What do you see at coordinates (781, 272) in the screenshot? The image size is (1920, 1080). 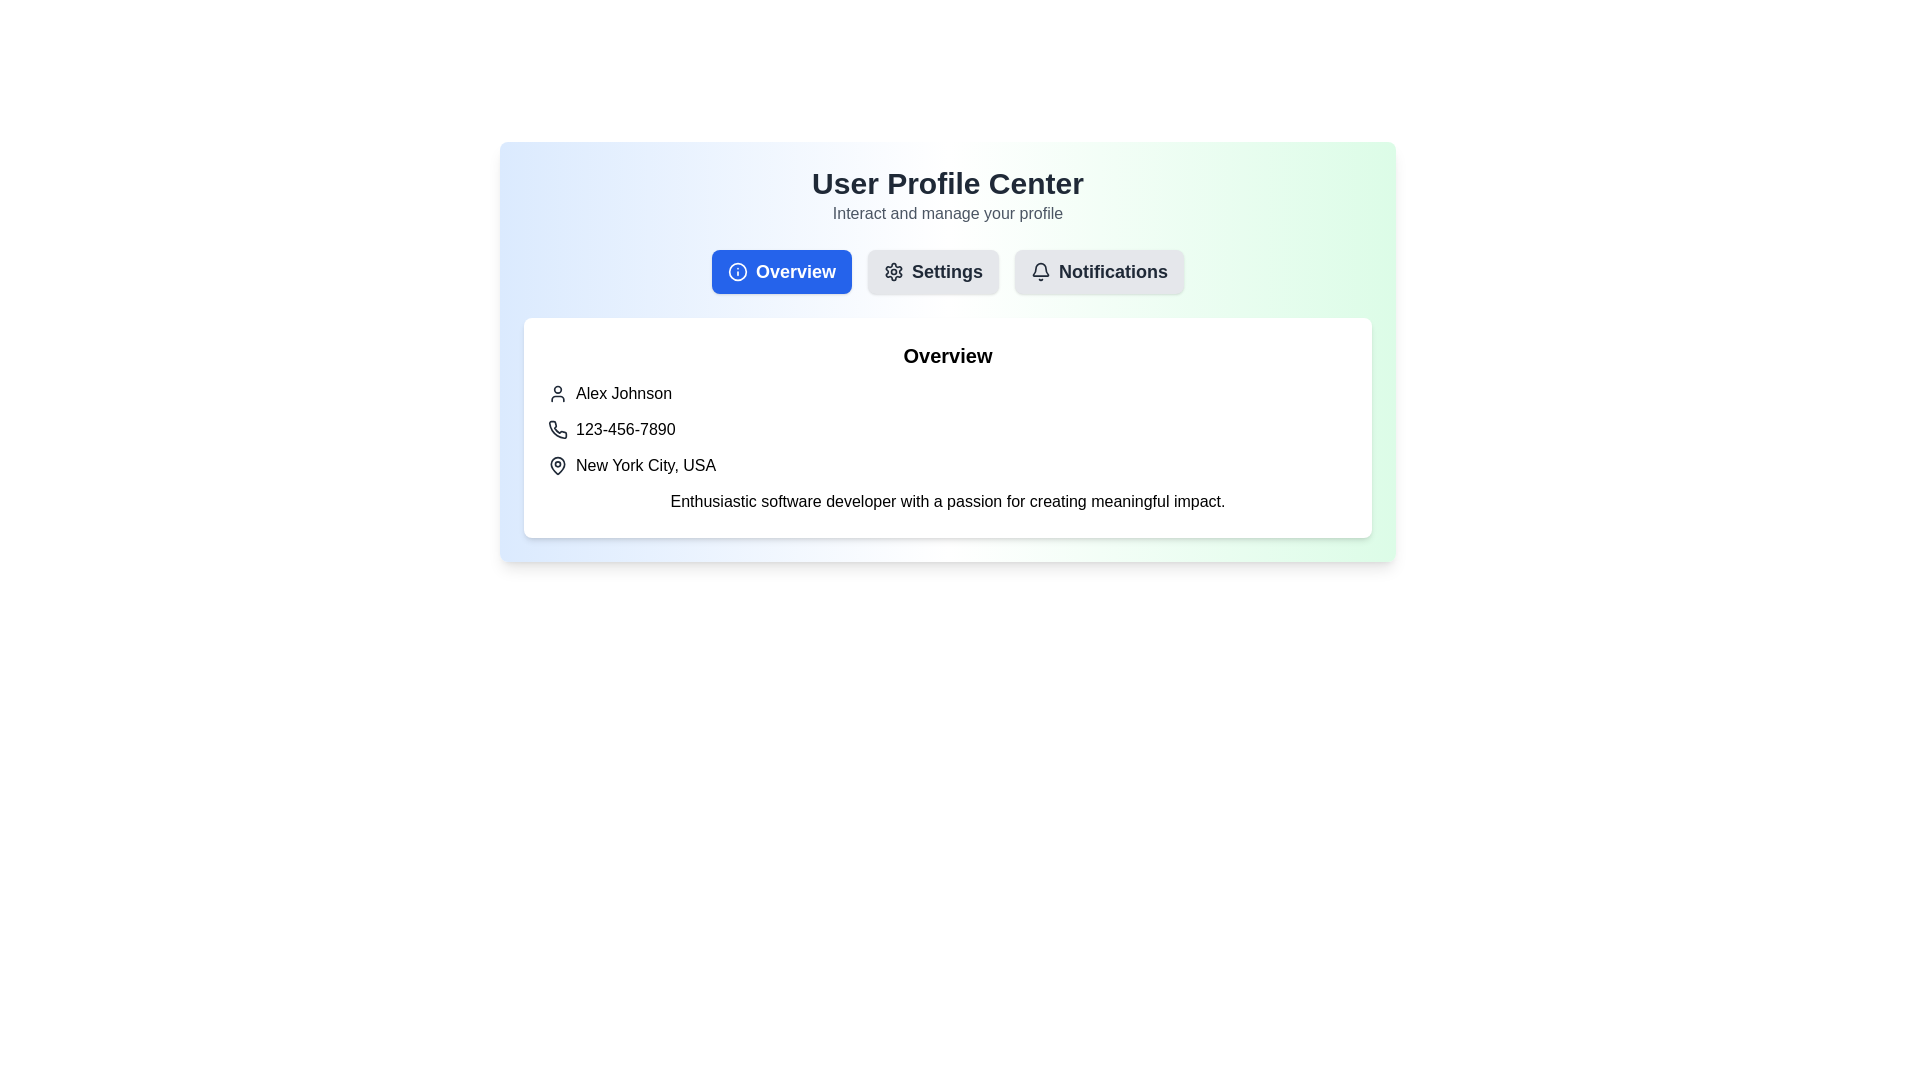 I see `the 'Overview' button, which is a rectangular button with rounded corners, a blue background, and contains the text 'Overview' in bold white font, located left among three buttons under 'User Profile Center'` at bounding box center [781, 272].